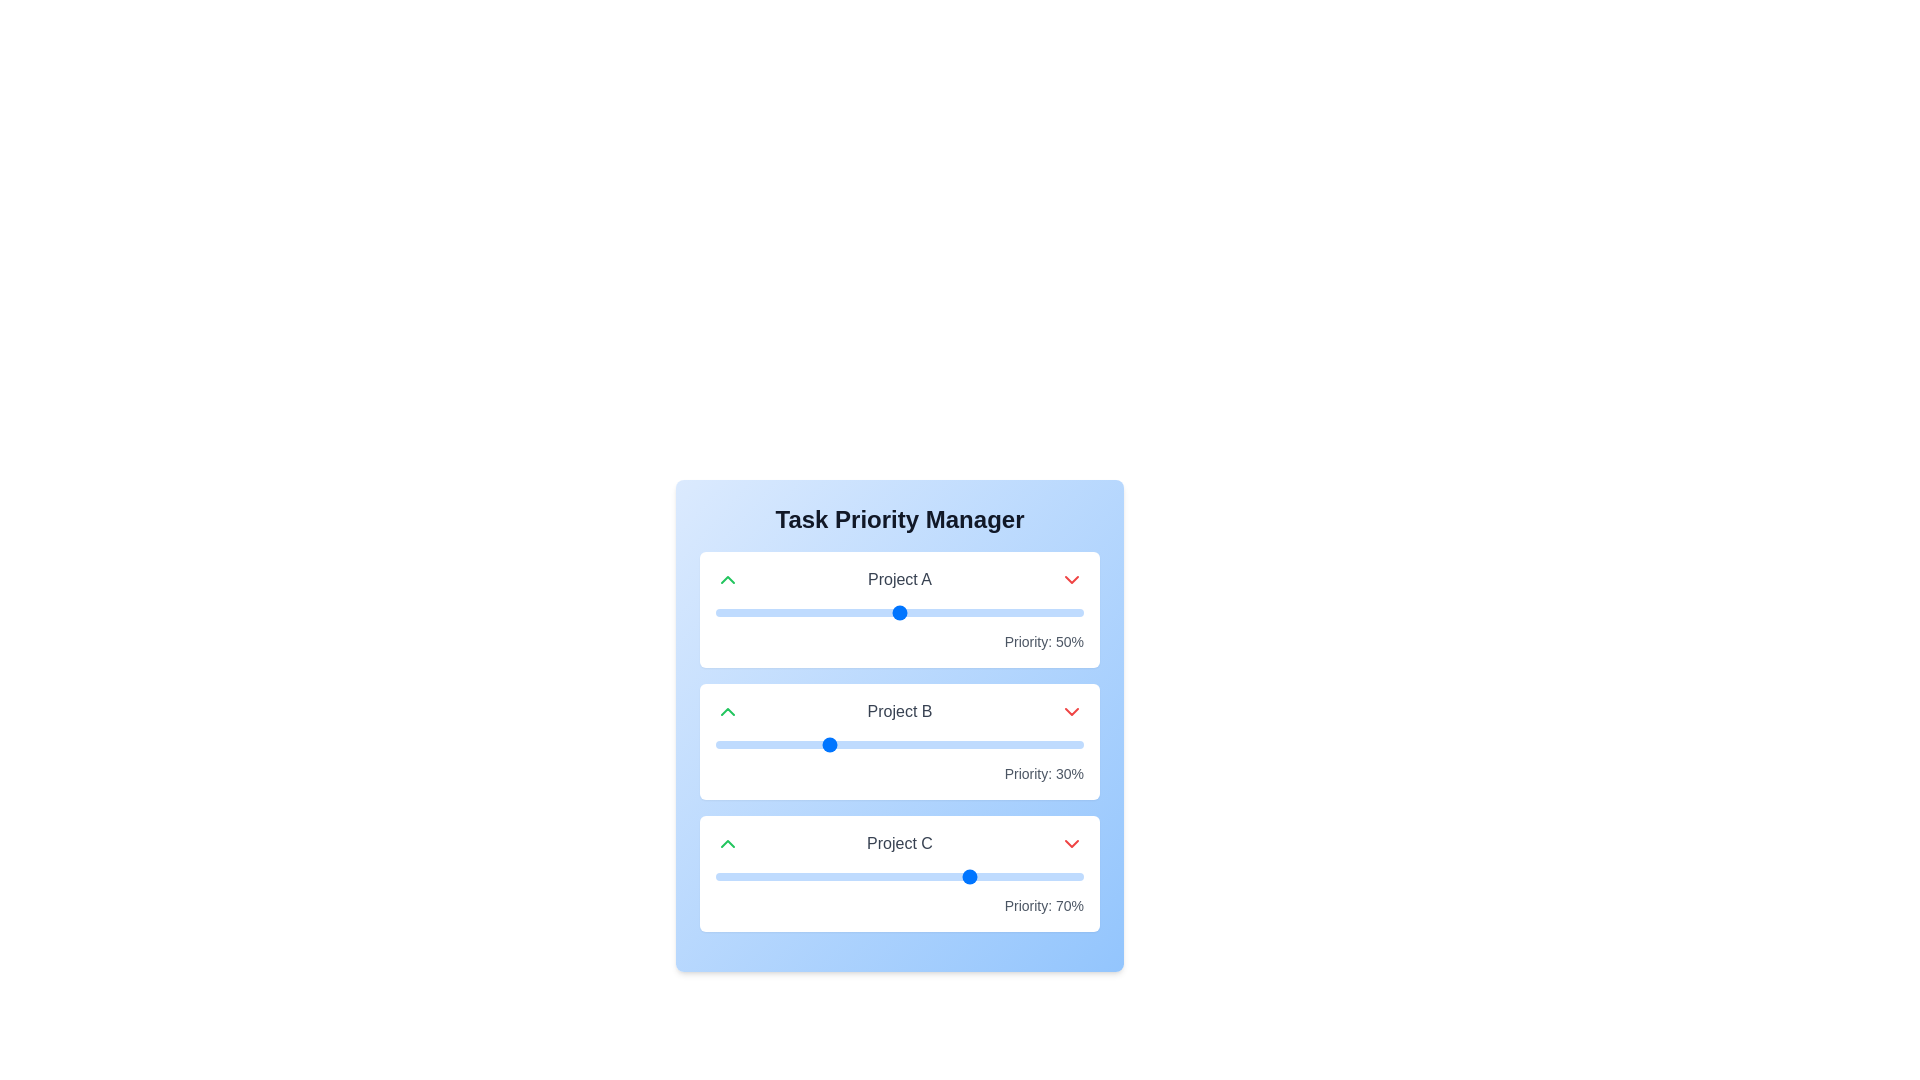 The height and width of the screenshot is (1080, 1920). What do you see at coordinates (737, 612) in the screenshot?
I see `the priority slider for a specific task to 6%` at bounding box center [737, 612].